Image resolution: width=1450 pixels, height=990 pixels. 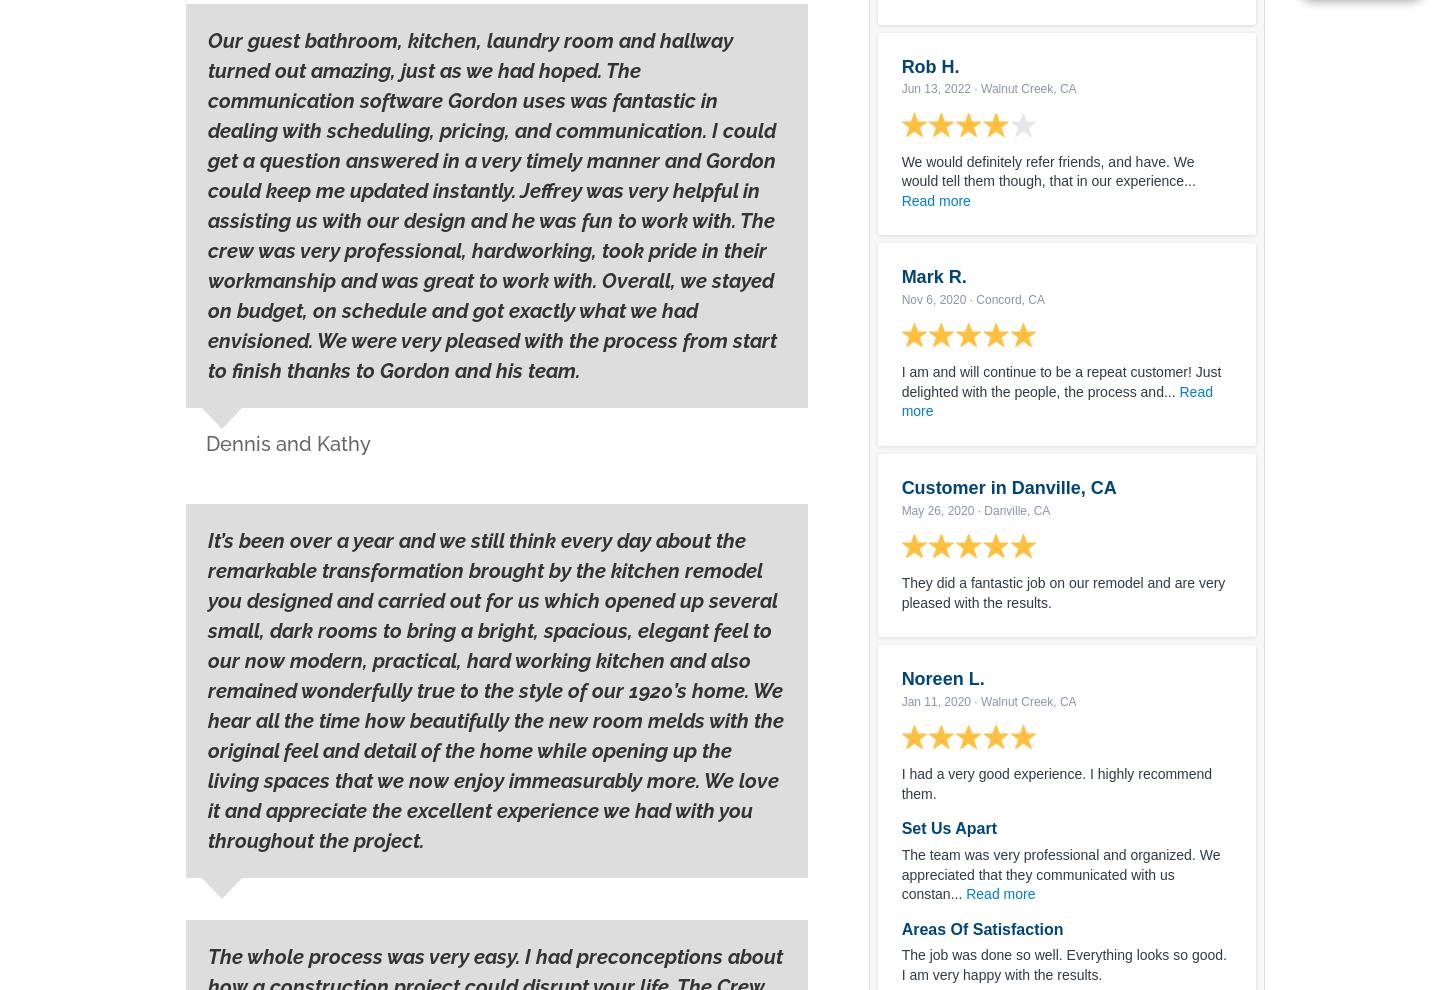 I want to click on 'Dennis and Kathy', so click(x=288, y=443).